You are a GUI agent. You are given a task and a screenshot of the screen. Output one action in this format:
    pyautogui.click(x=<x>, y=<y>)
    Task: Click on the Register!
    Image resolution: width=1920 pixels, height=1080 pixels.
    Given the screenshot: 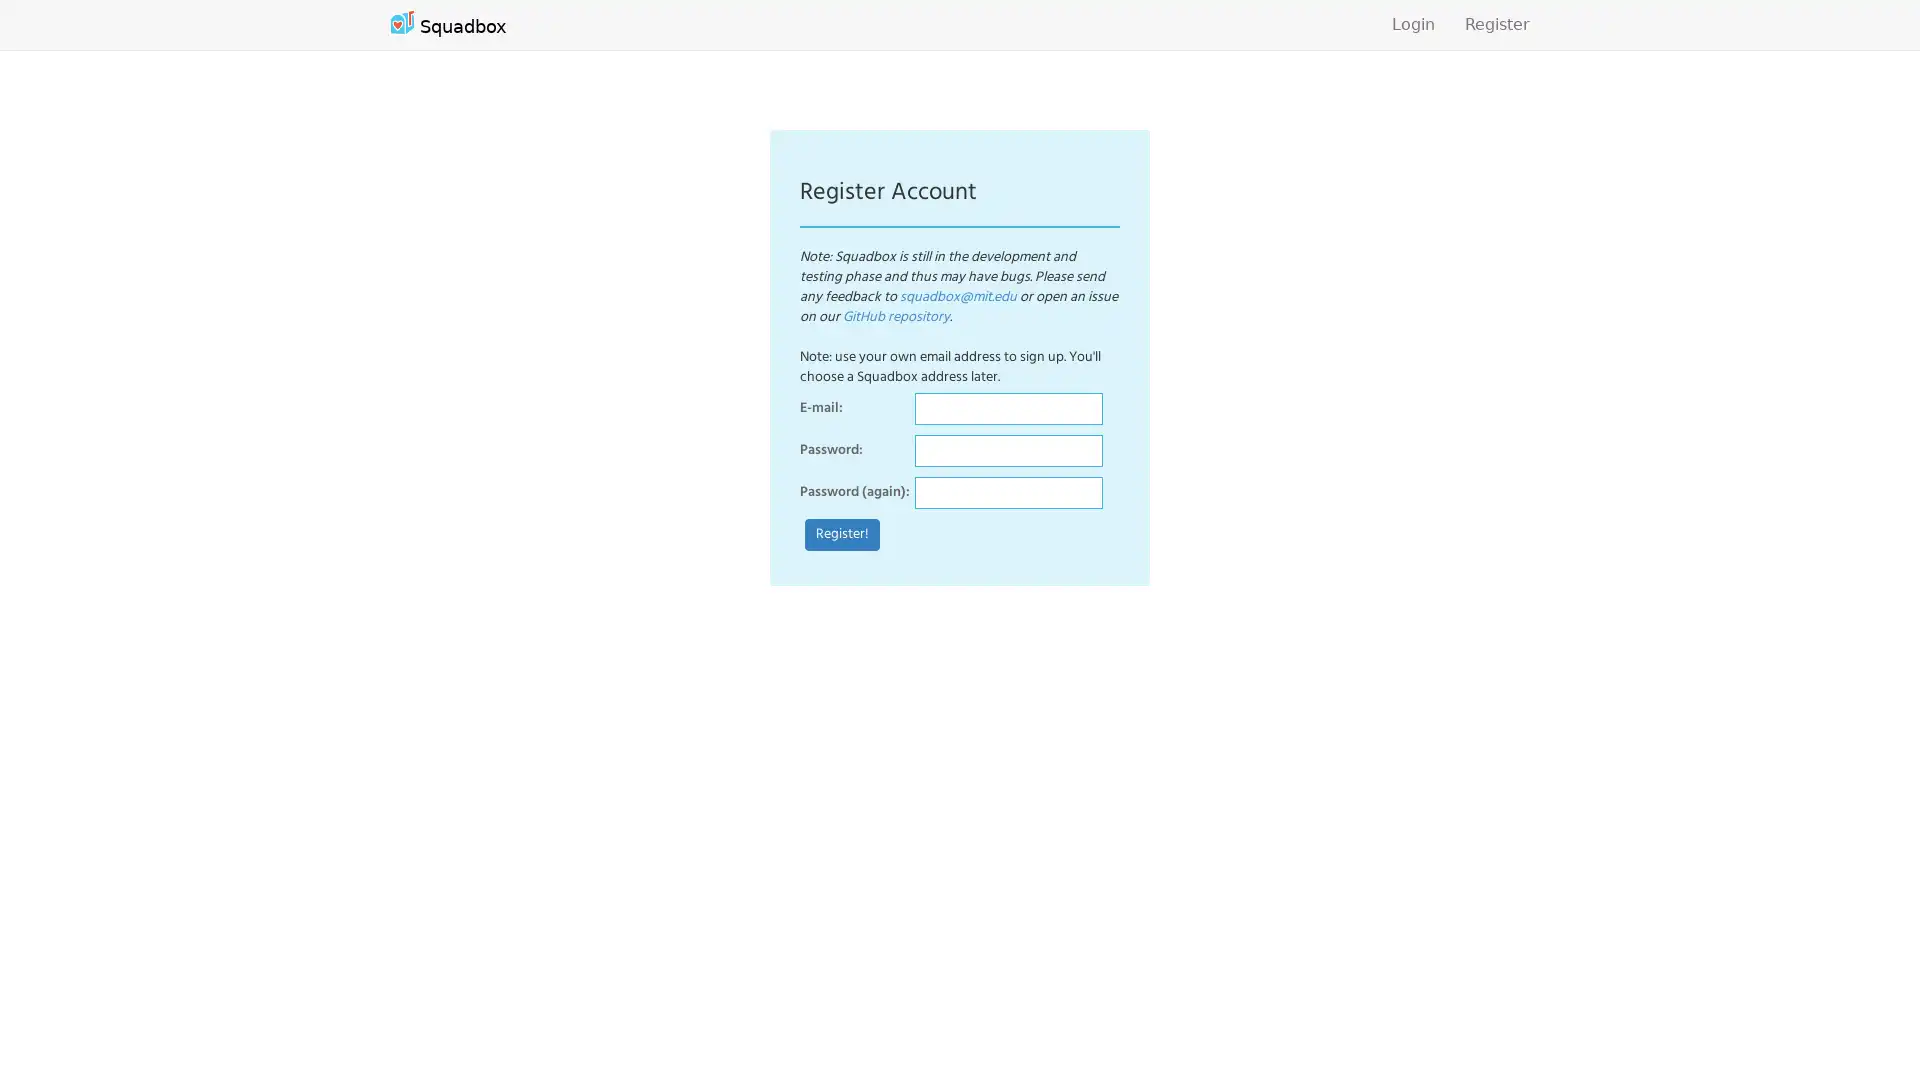 What is the action you would take?
    pyautogui.click(x=842, y=534)
    